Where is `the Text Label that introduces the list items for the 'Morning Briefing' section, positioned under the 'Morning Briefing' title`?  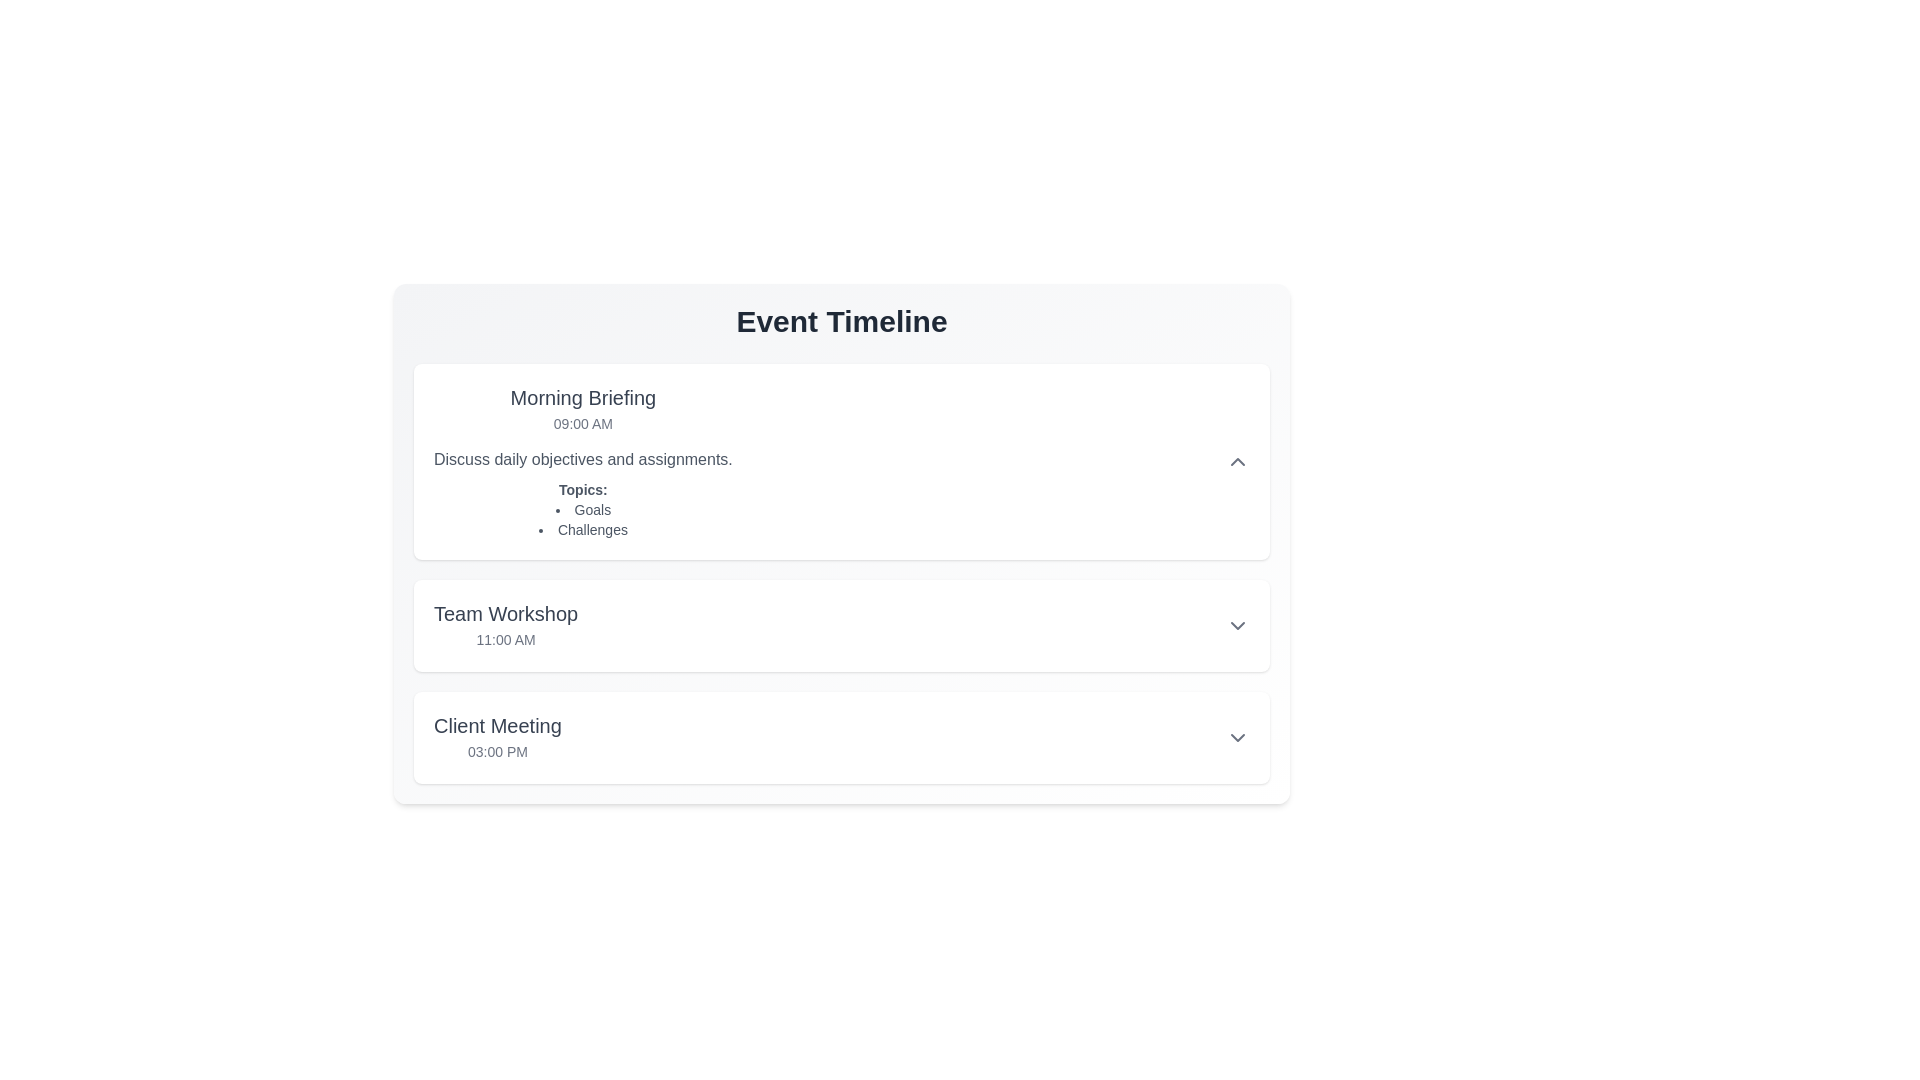 the Text Label that introduces the list items for the 'Morning Briefing' section, positioned under the 'Morning Briefing' title is located at coordinates (582, 489).